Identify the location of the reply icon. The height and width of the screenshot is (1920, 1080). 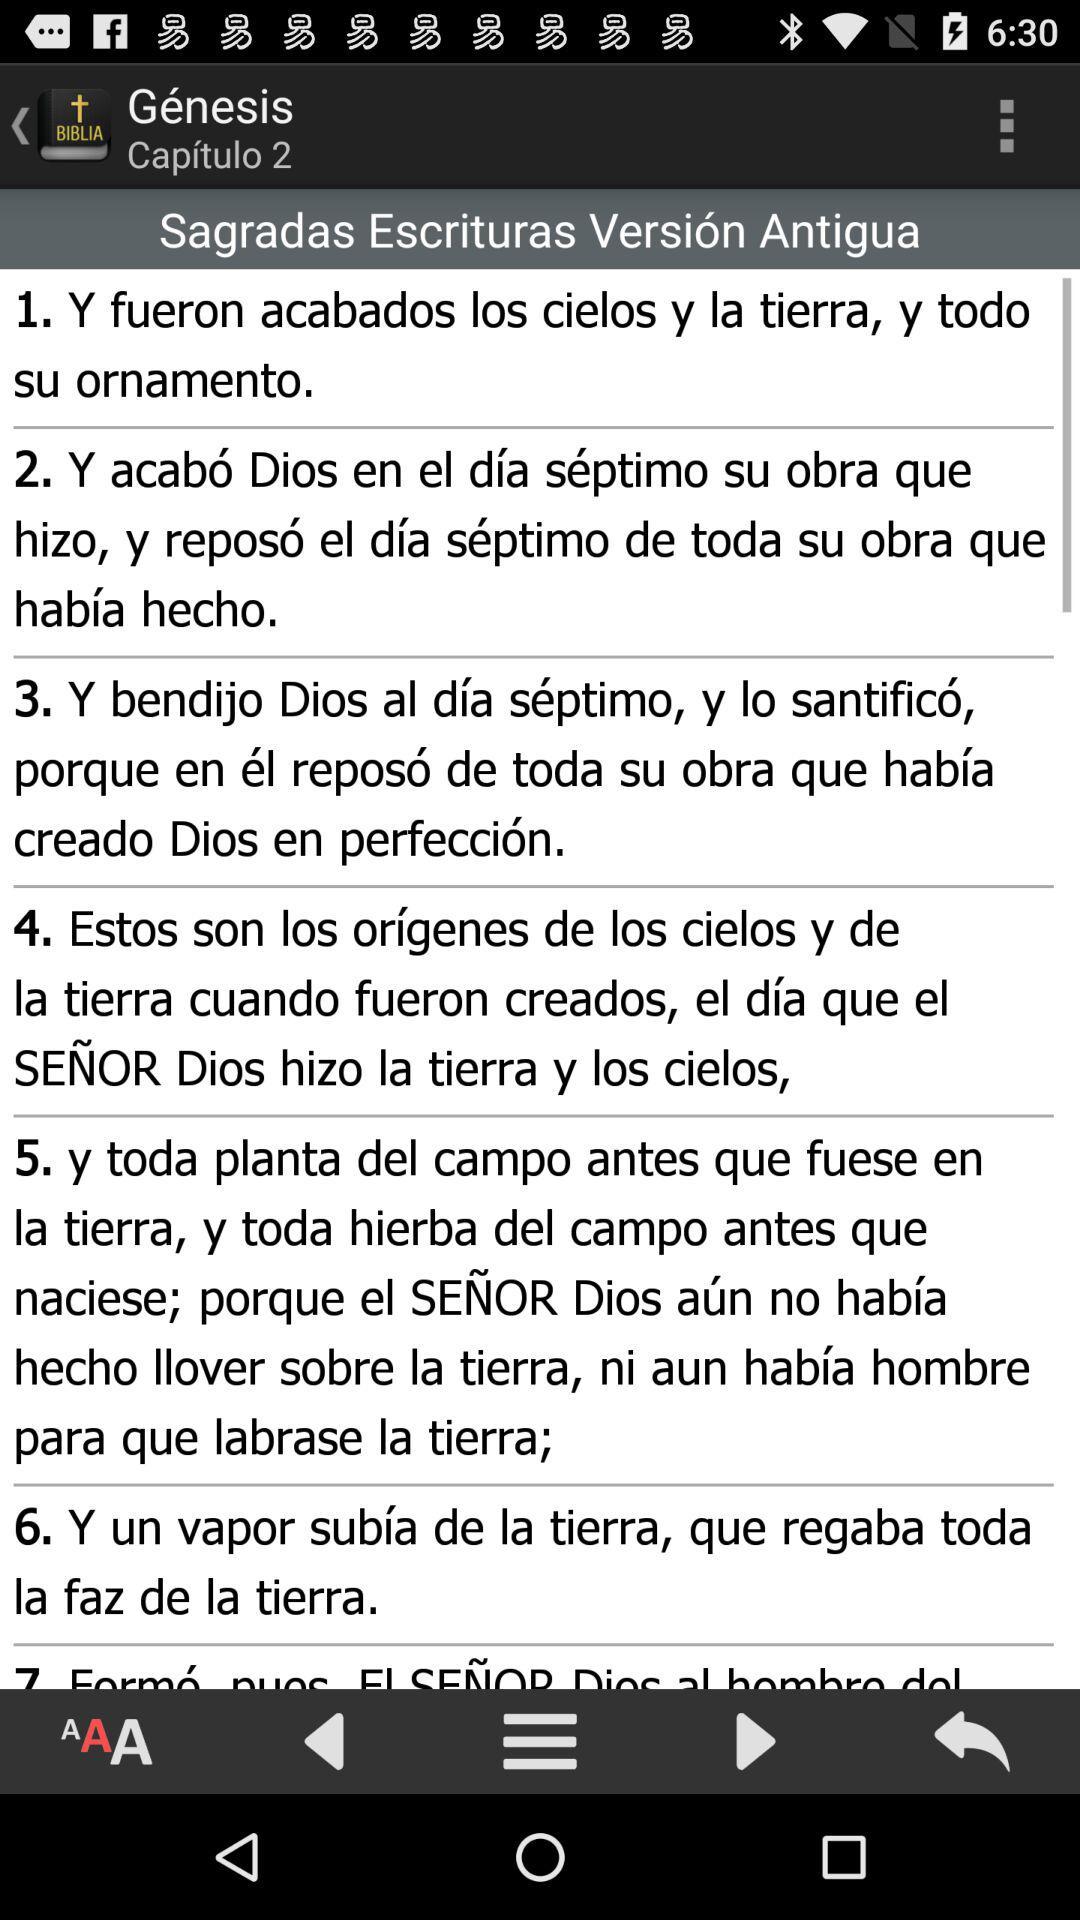
(971, 1862).